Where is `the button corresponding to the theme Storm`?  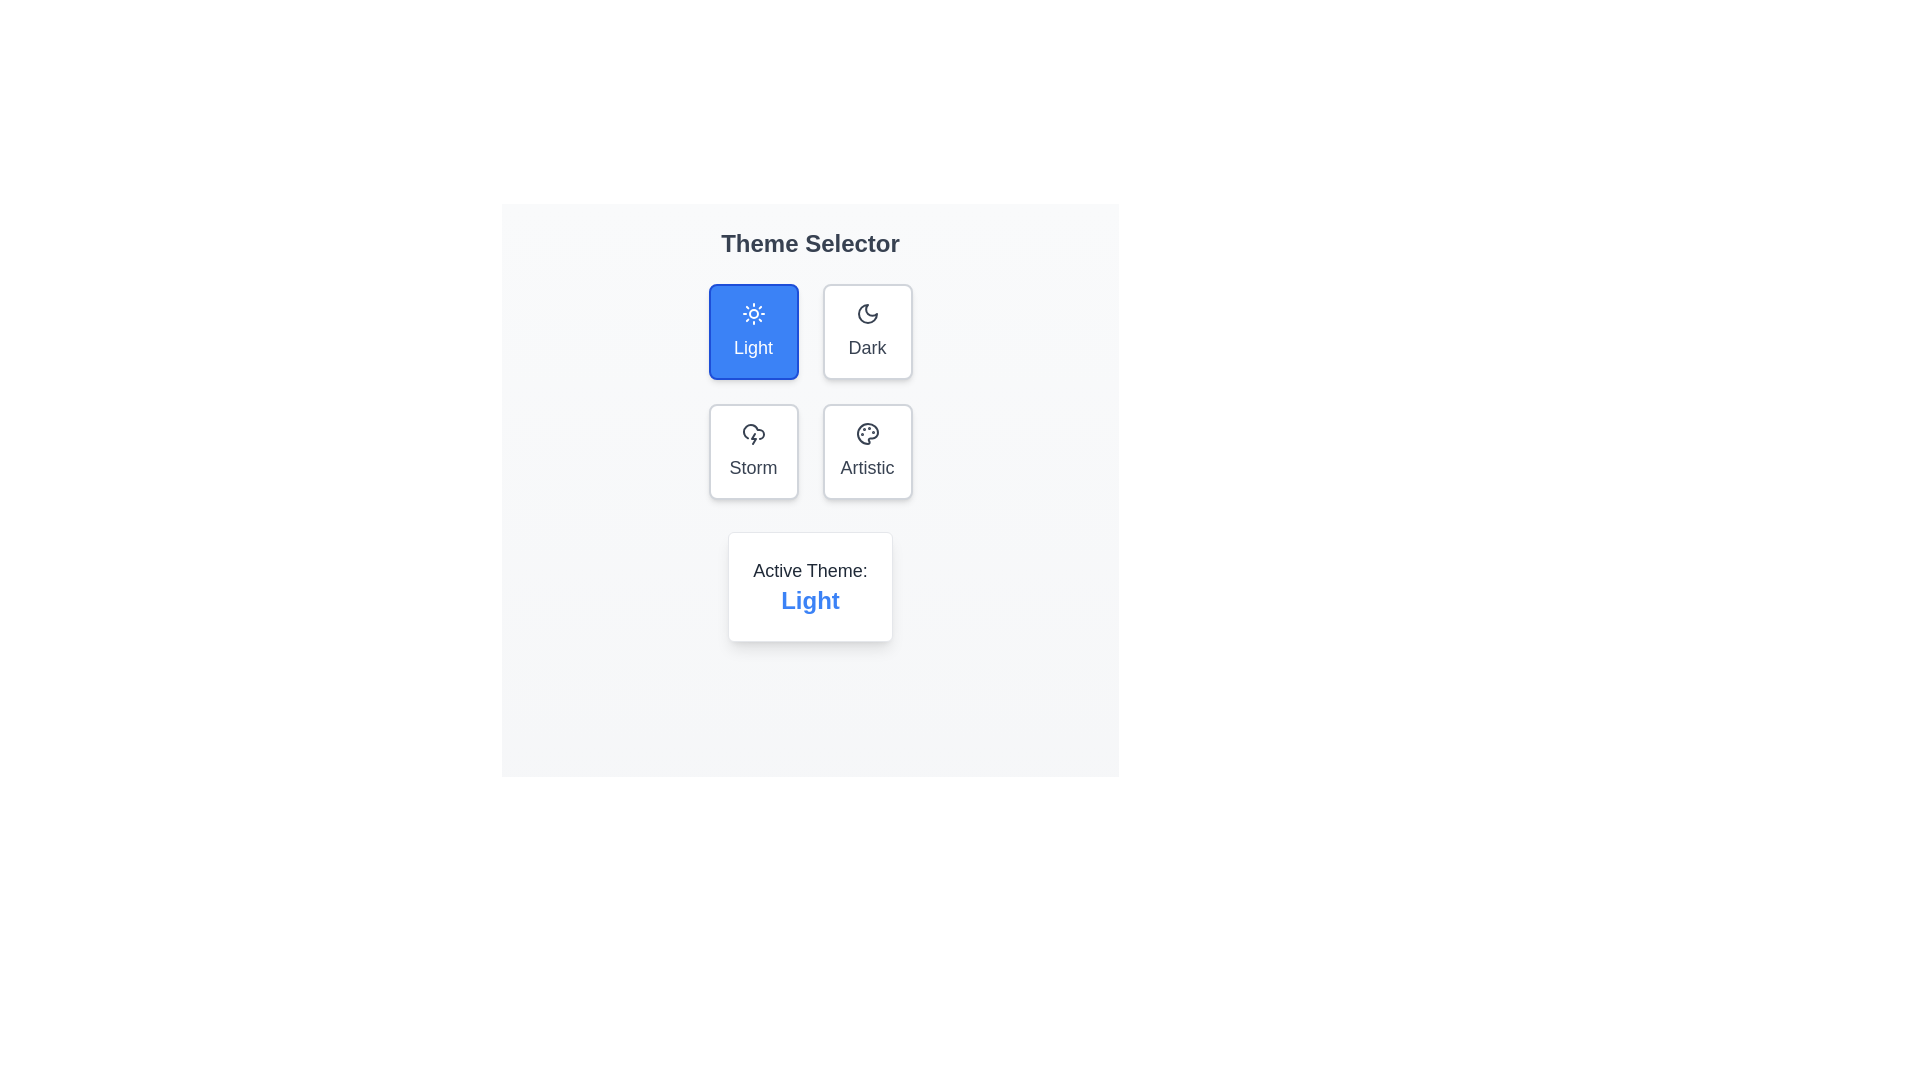 the button corresponding to the theme Storm is located at coordinates (752, 451).